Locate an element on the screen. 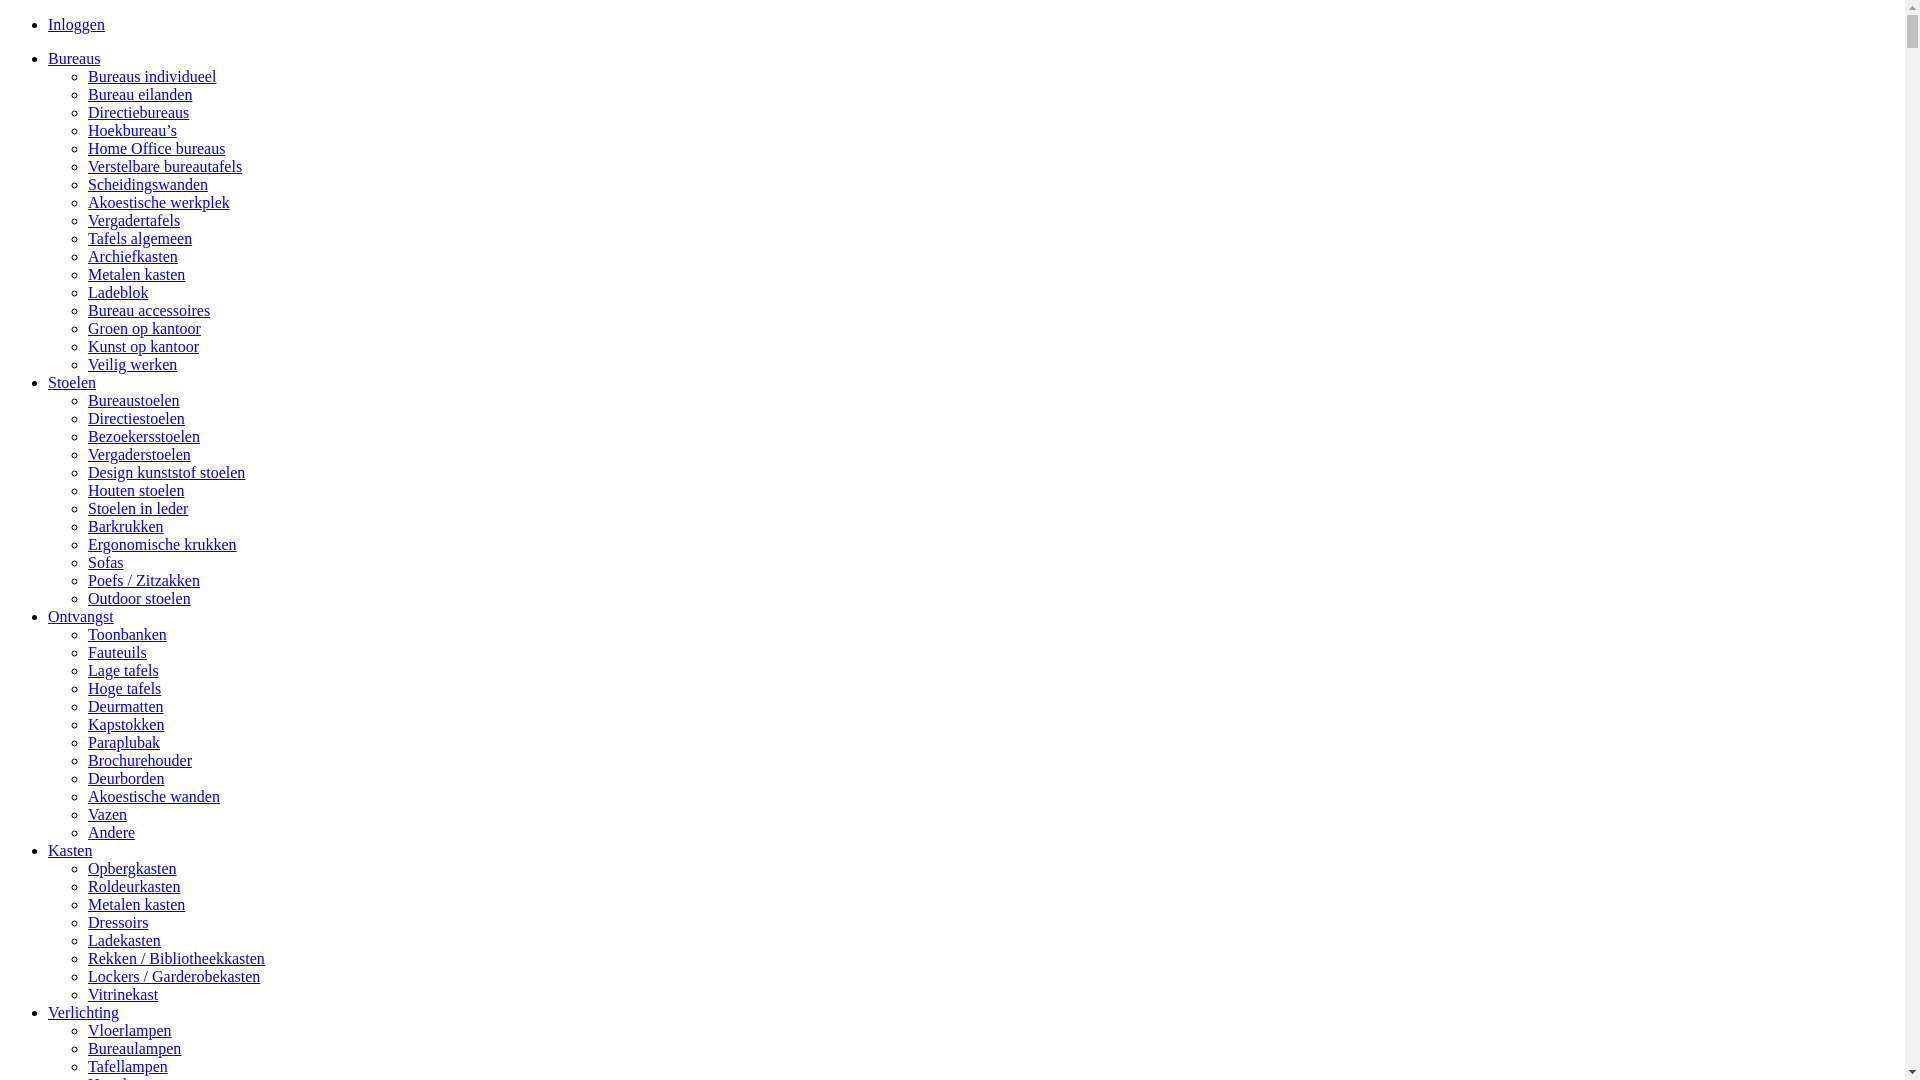  'Ladeblok' is located at coordinates (117, 292).